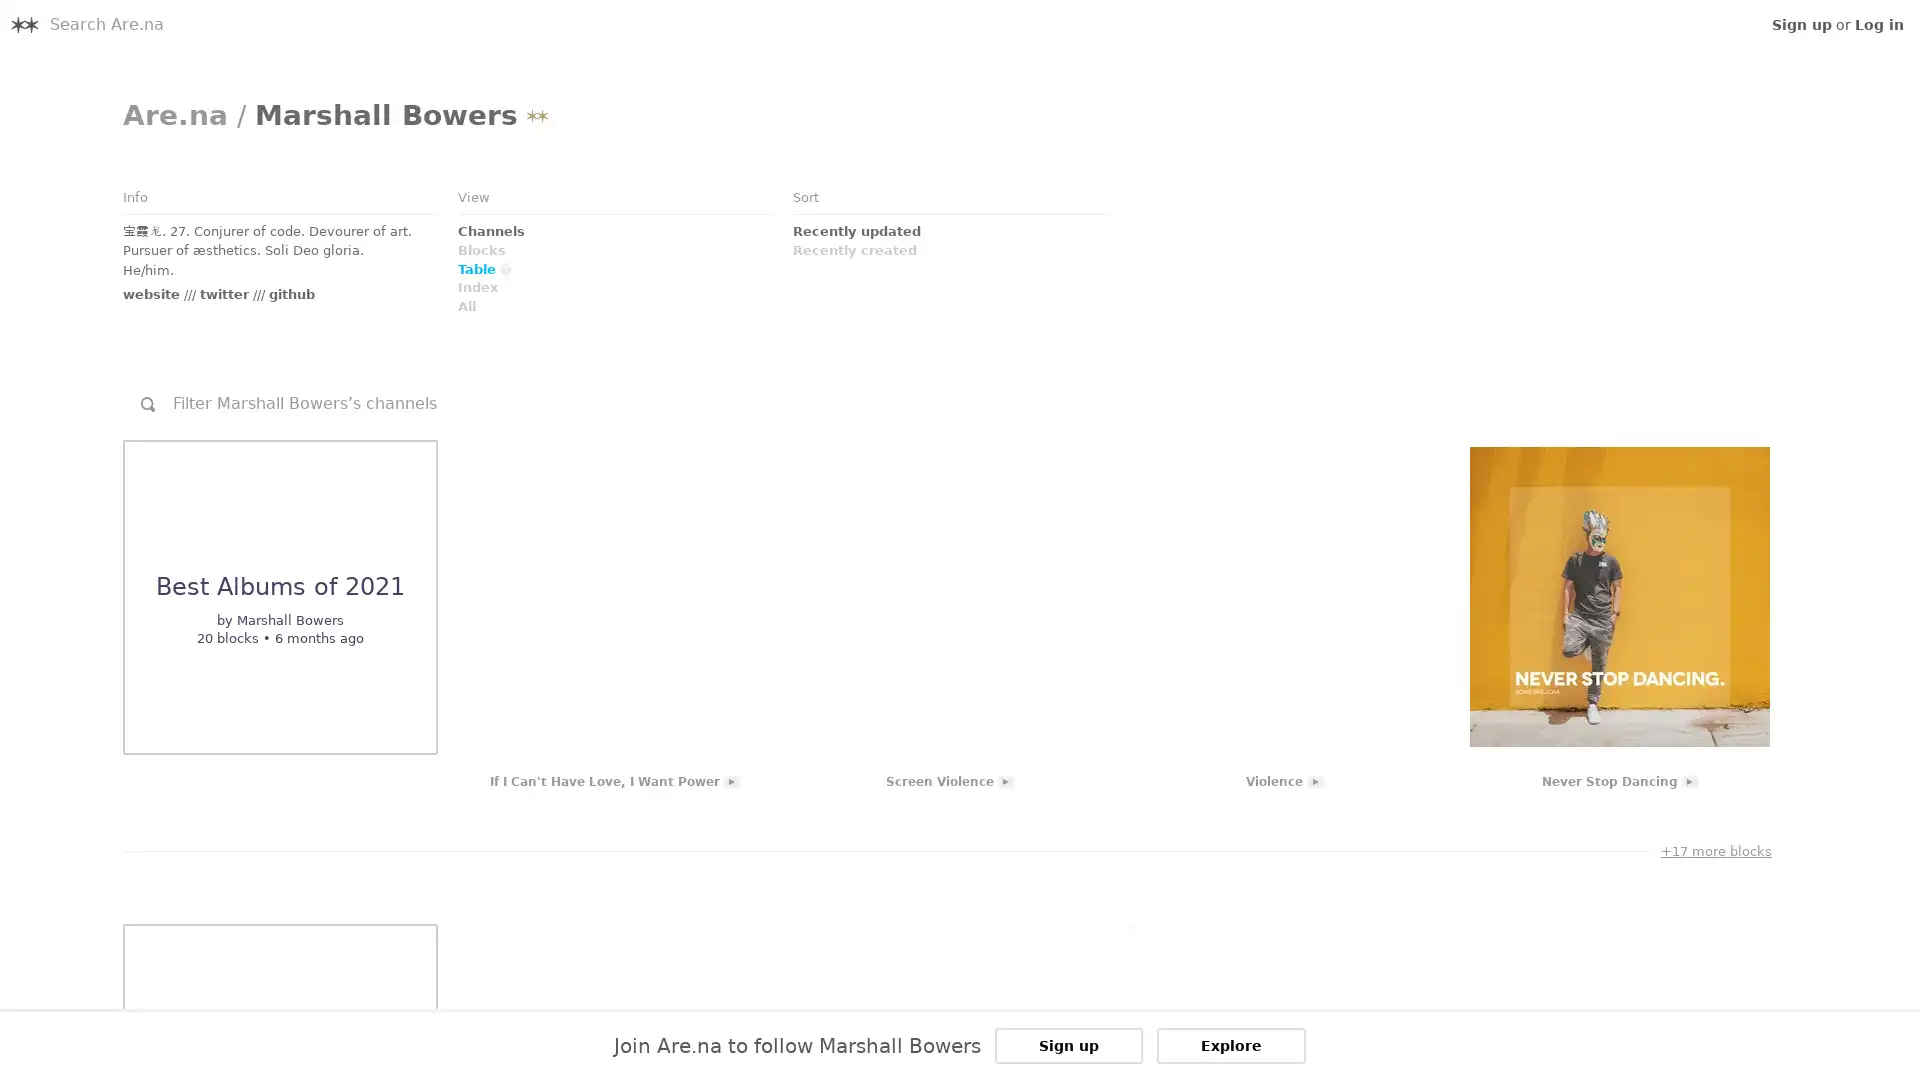 The height and width of the screenshot is (1080, 1920). I want to click on Link to Embed: Never Stop Dancing, so click(1619, 595).